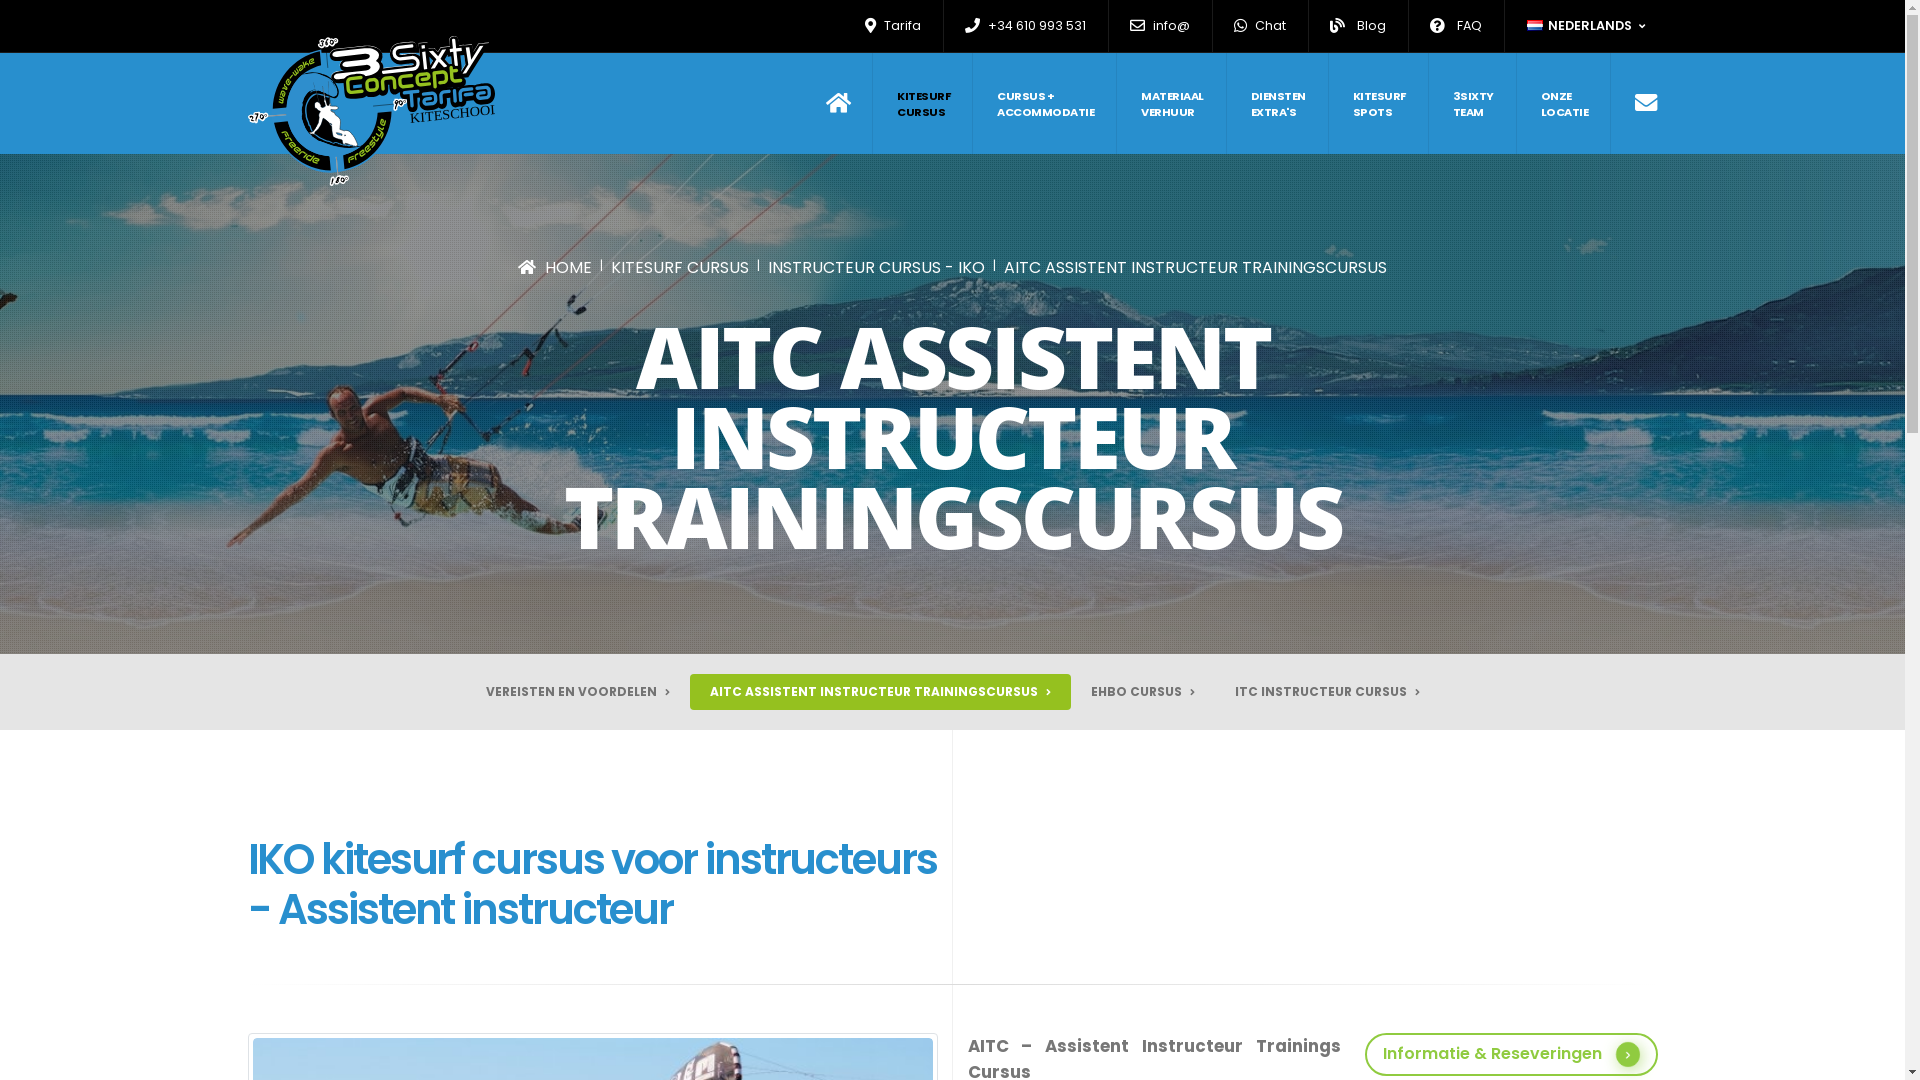 Image resolution: width=1920 pixels, height=1080 pixels. Describe the element at coordinates (1377, 103) in the screenshot. I see `'KITESURF SPOTS'` at that location.